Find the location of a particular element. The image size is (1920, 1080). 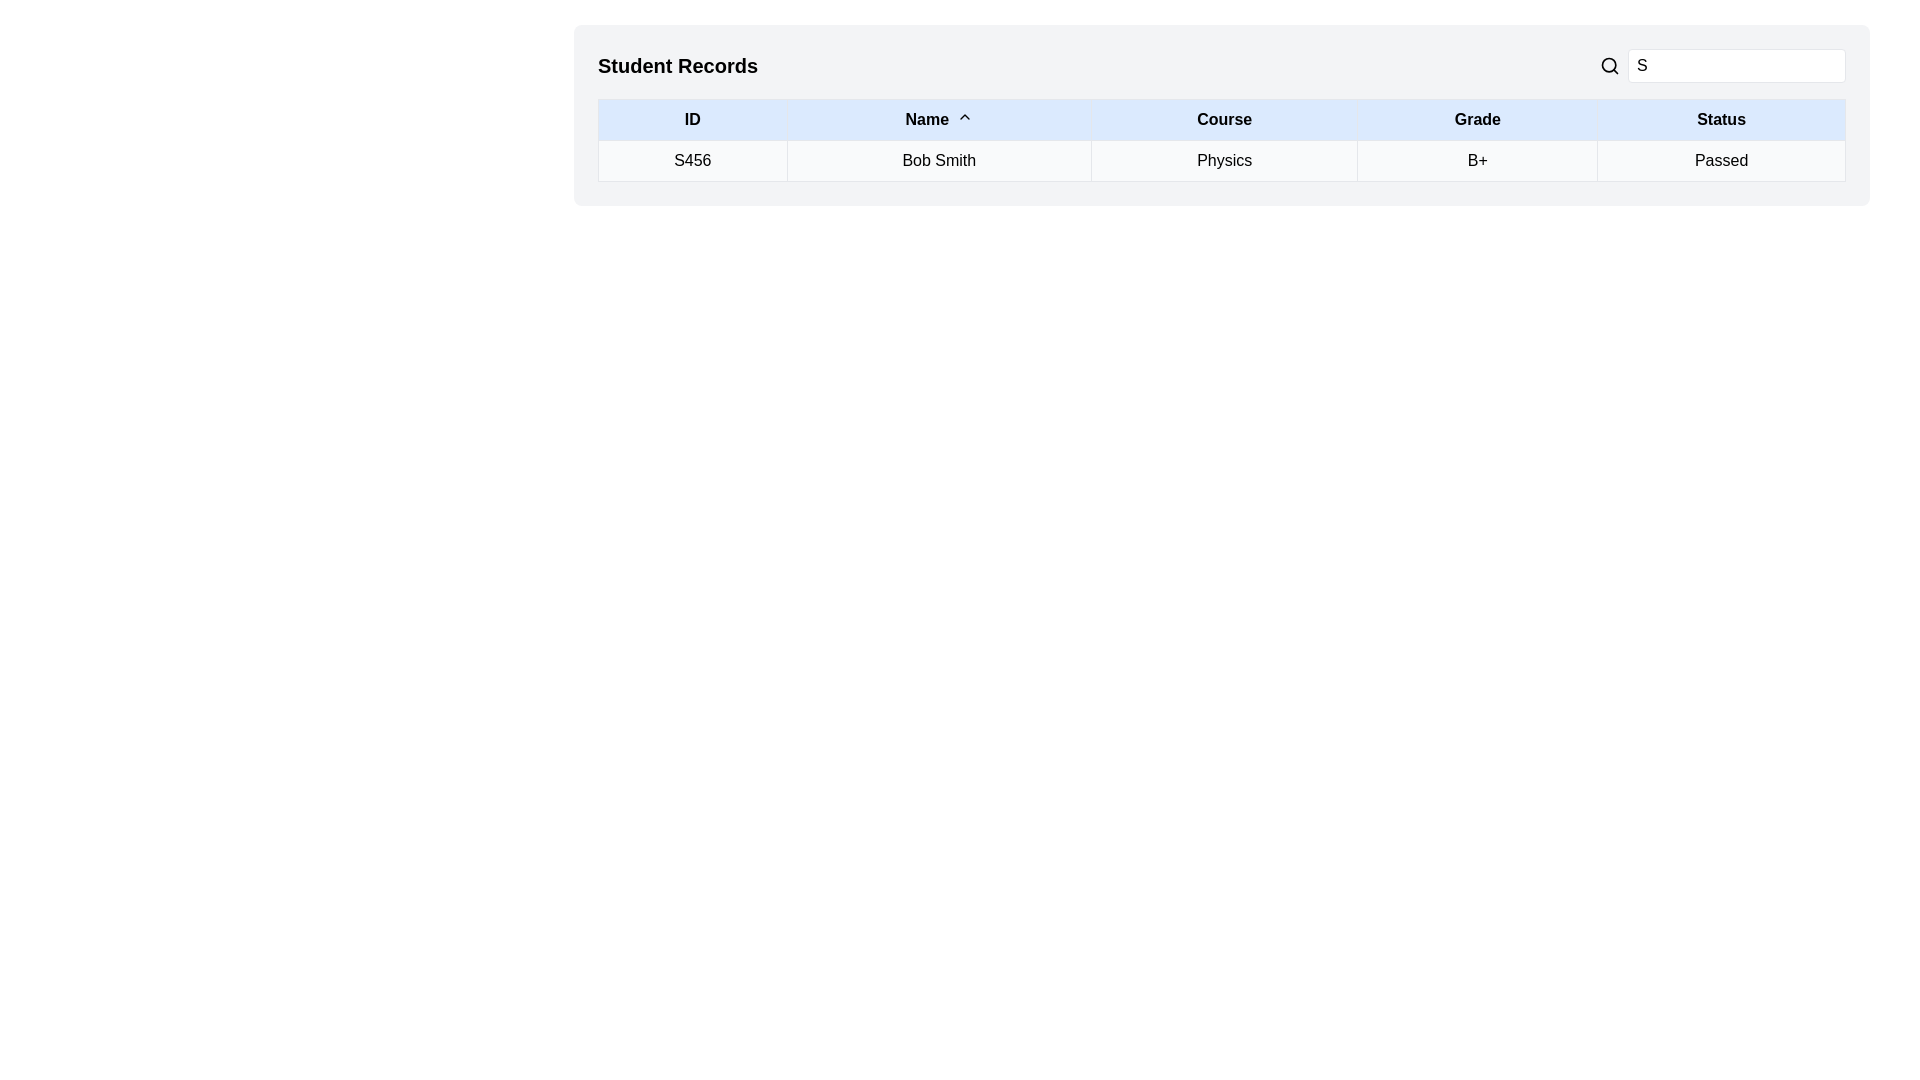

the 'ID' column header in the table, which is part of the light blue header row displaying titles such as 'ID', 'Name', 'Course', 'Grade', and 'Status' is located at coordinates (1221, 119).